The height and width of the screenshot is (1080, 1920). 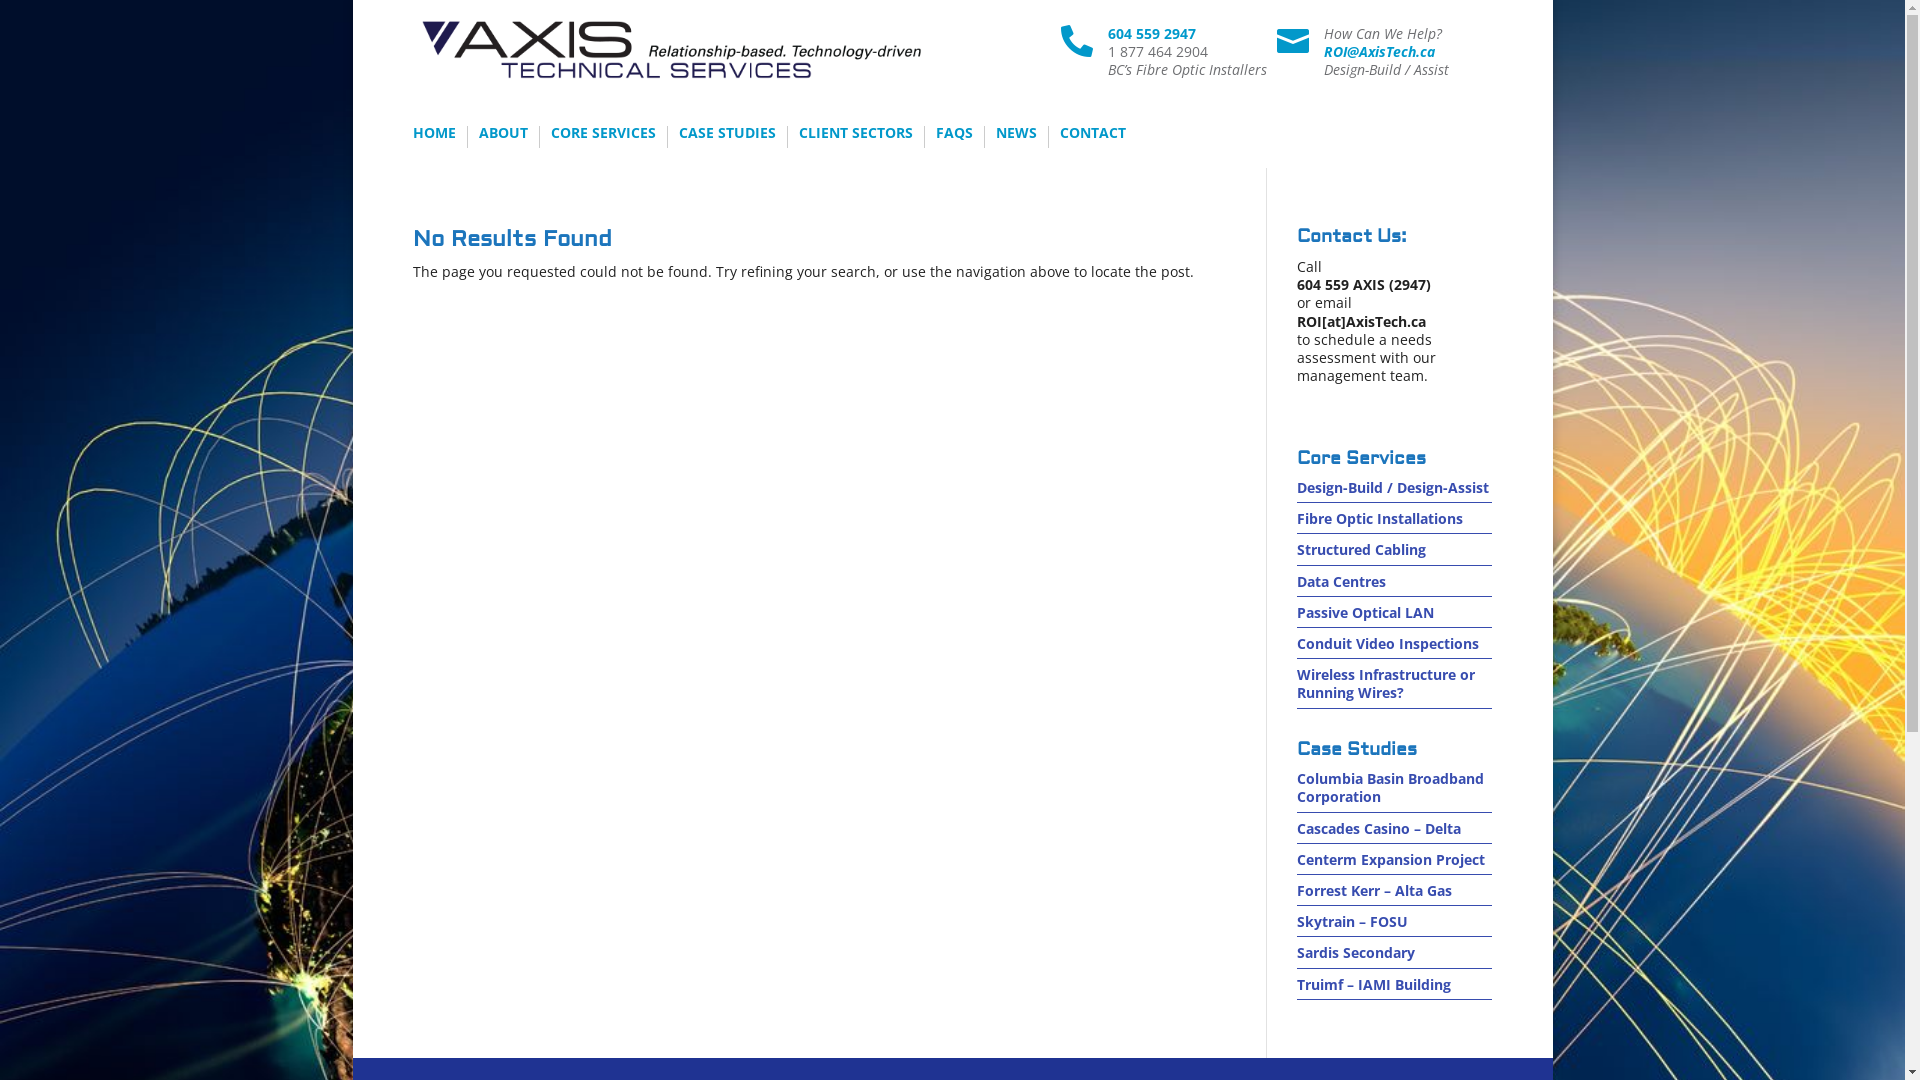 What do you see at coordinates (1378, 50) in the screenshot?
I see `'ROI@AxisTech.ca'` at bounding box center [1378, 50].